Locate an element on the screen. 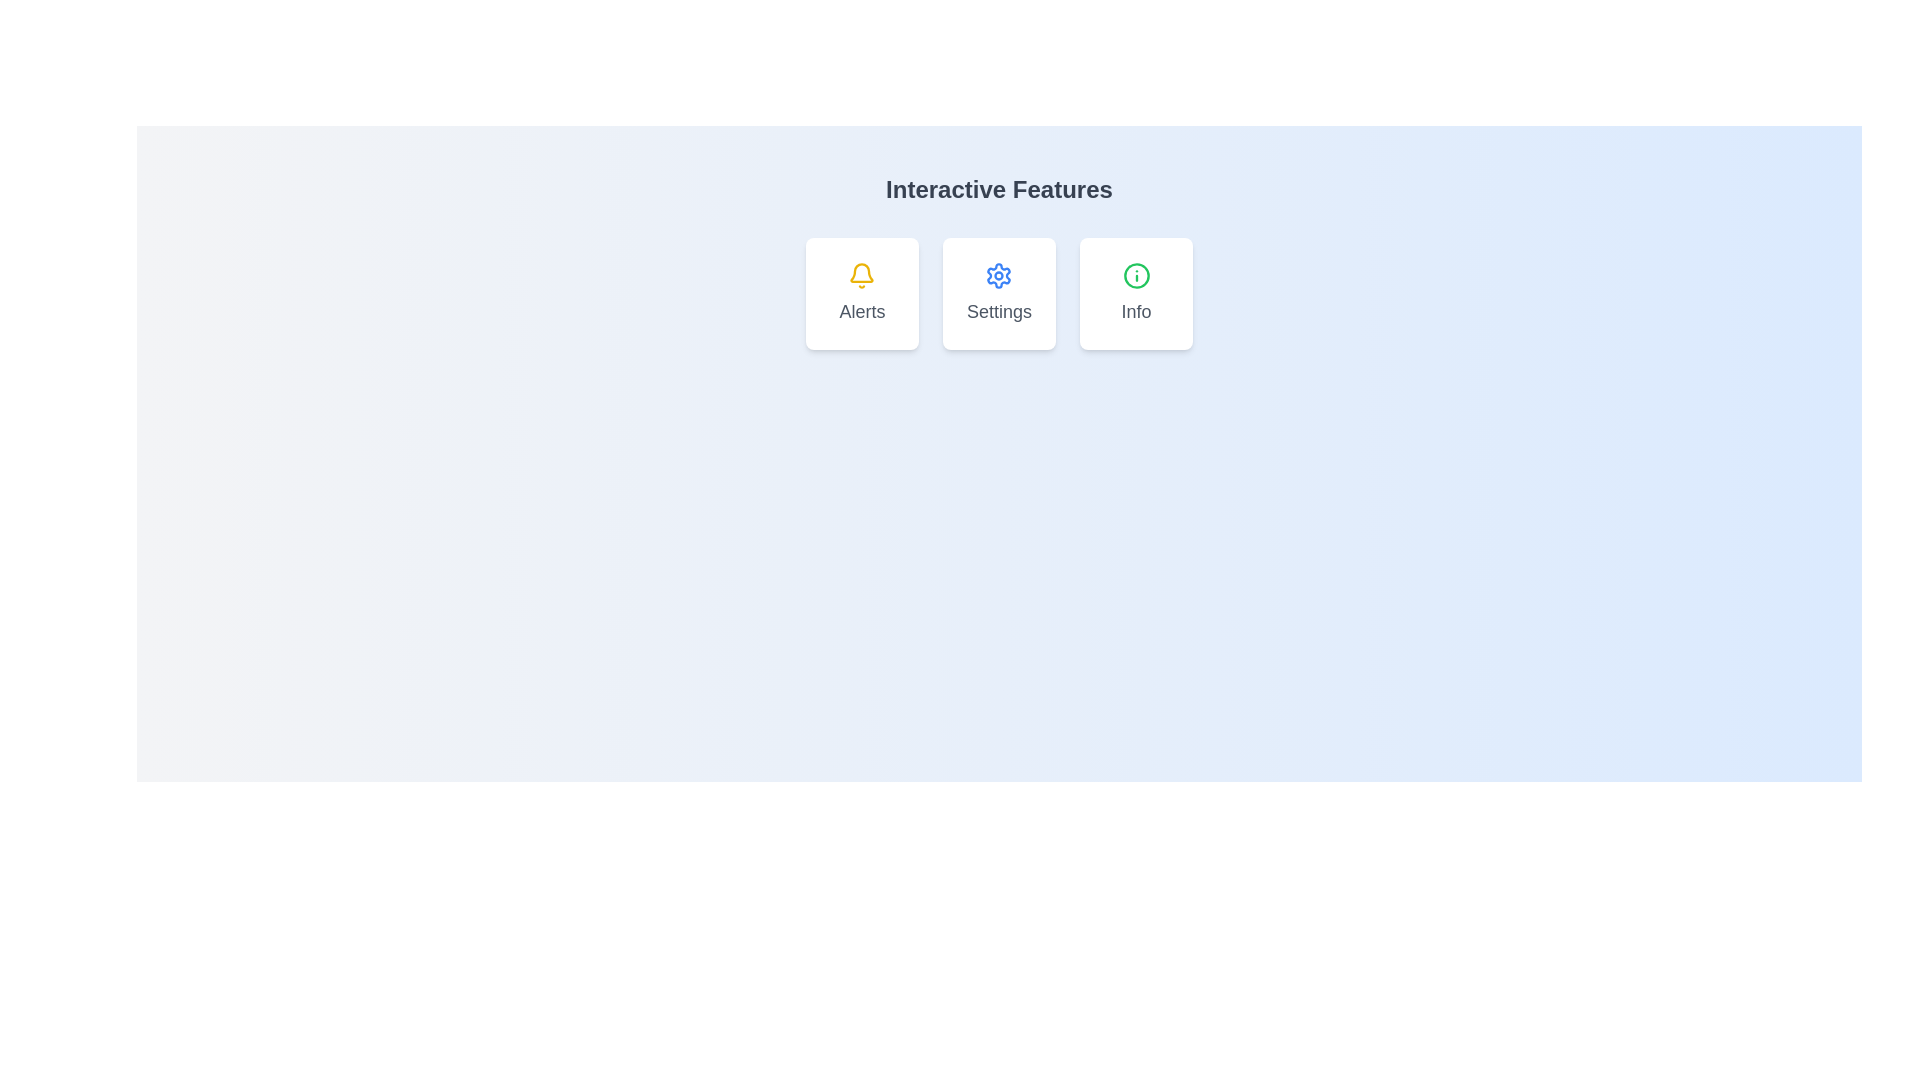  the blue gear icon located in the center of the white card with rounded corners, which features a 'Settings' label below it is located at coordinates (999, 276).